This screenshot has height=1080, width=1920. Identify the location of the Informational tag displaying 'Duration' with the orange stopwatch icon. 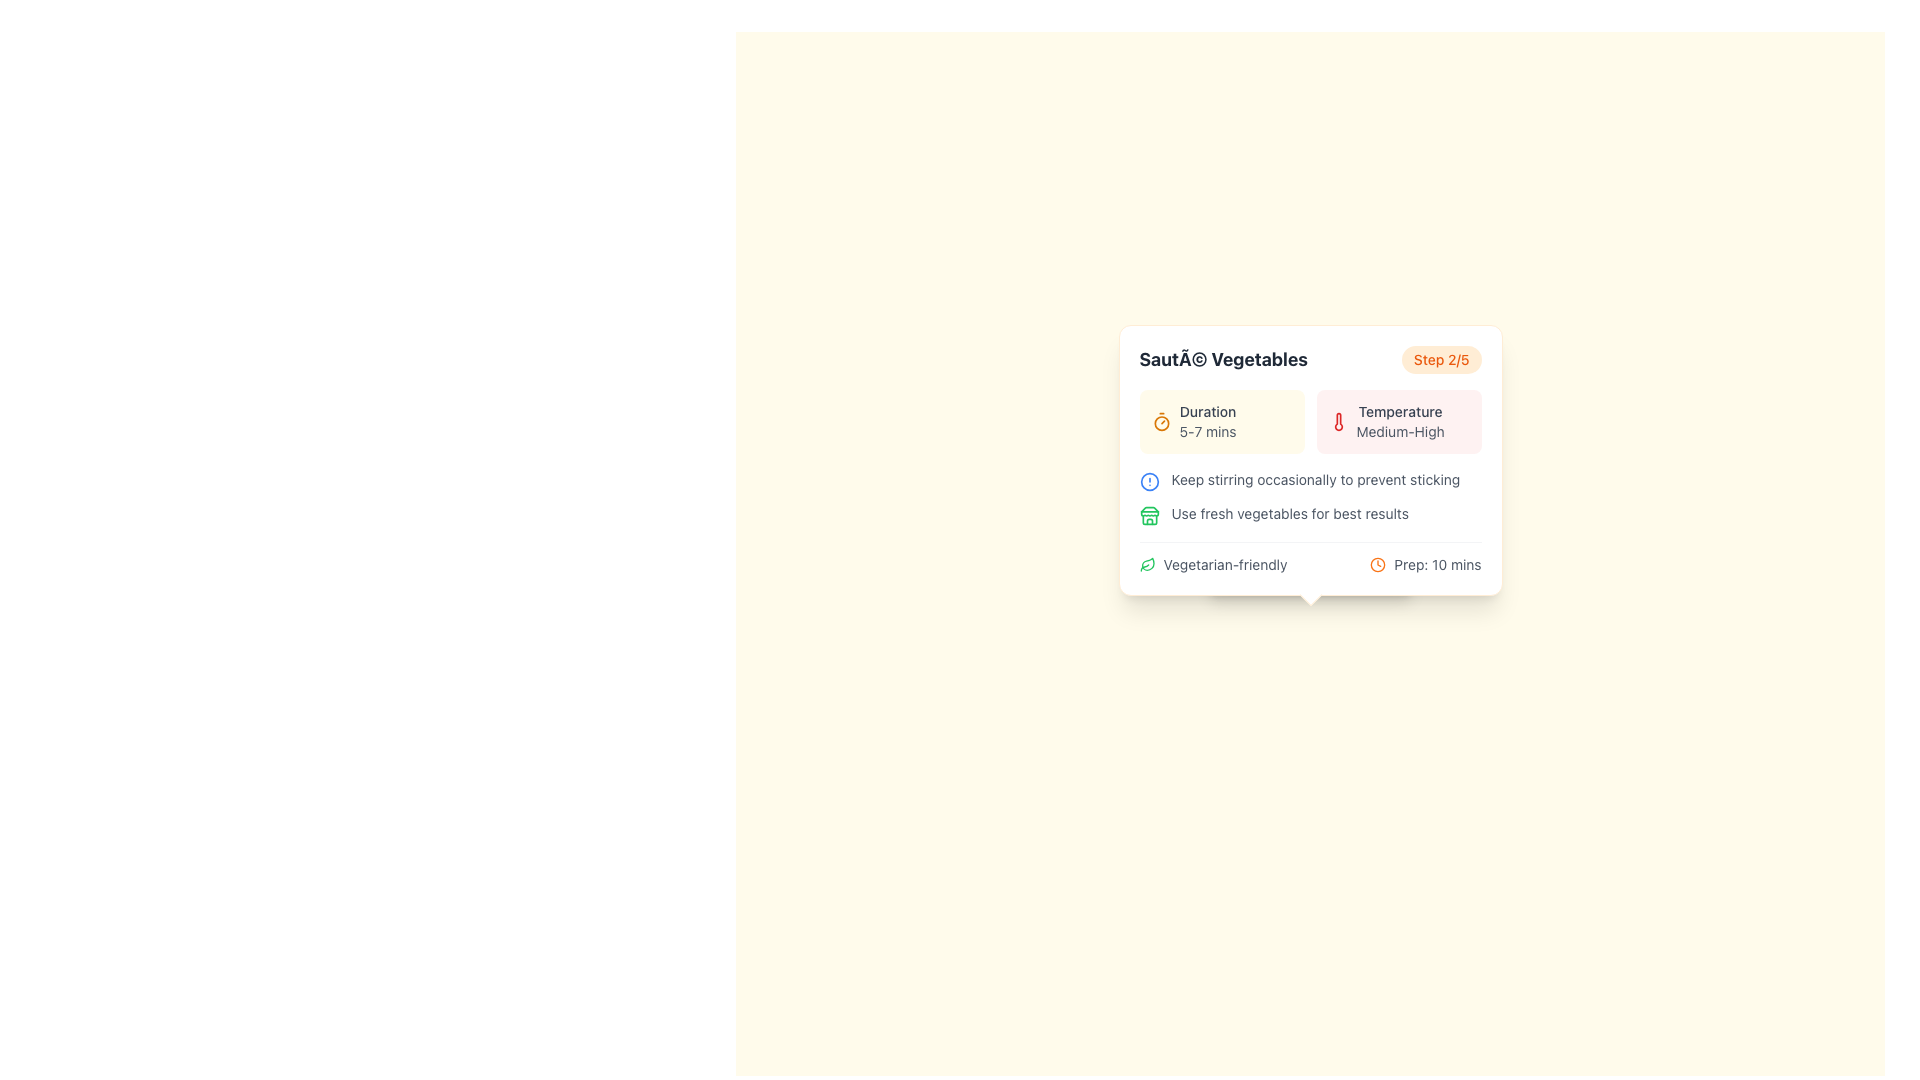
(1221, 420).